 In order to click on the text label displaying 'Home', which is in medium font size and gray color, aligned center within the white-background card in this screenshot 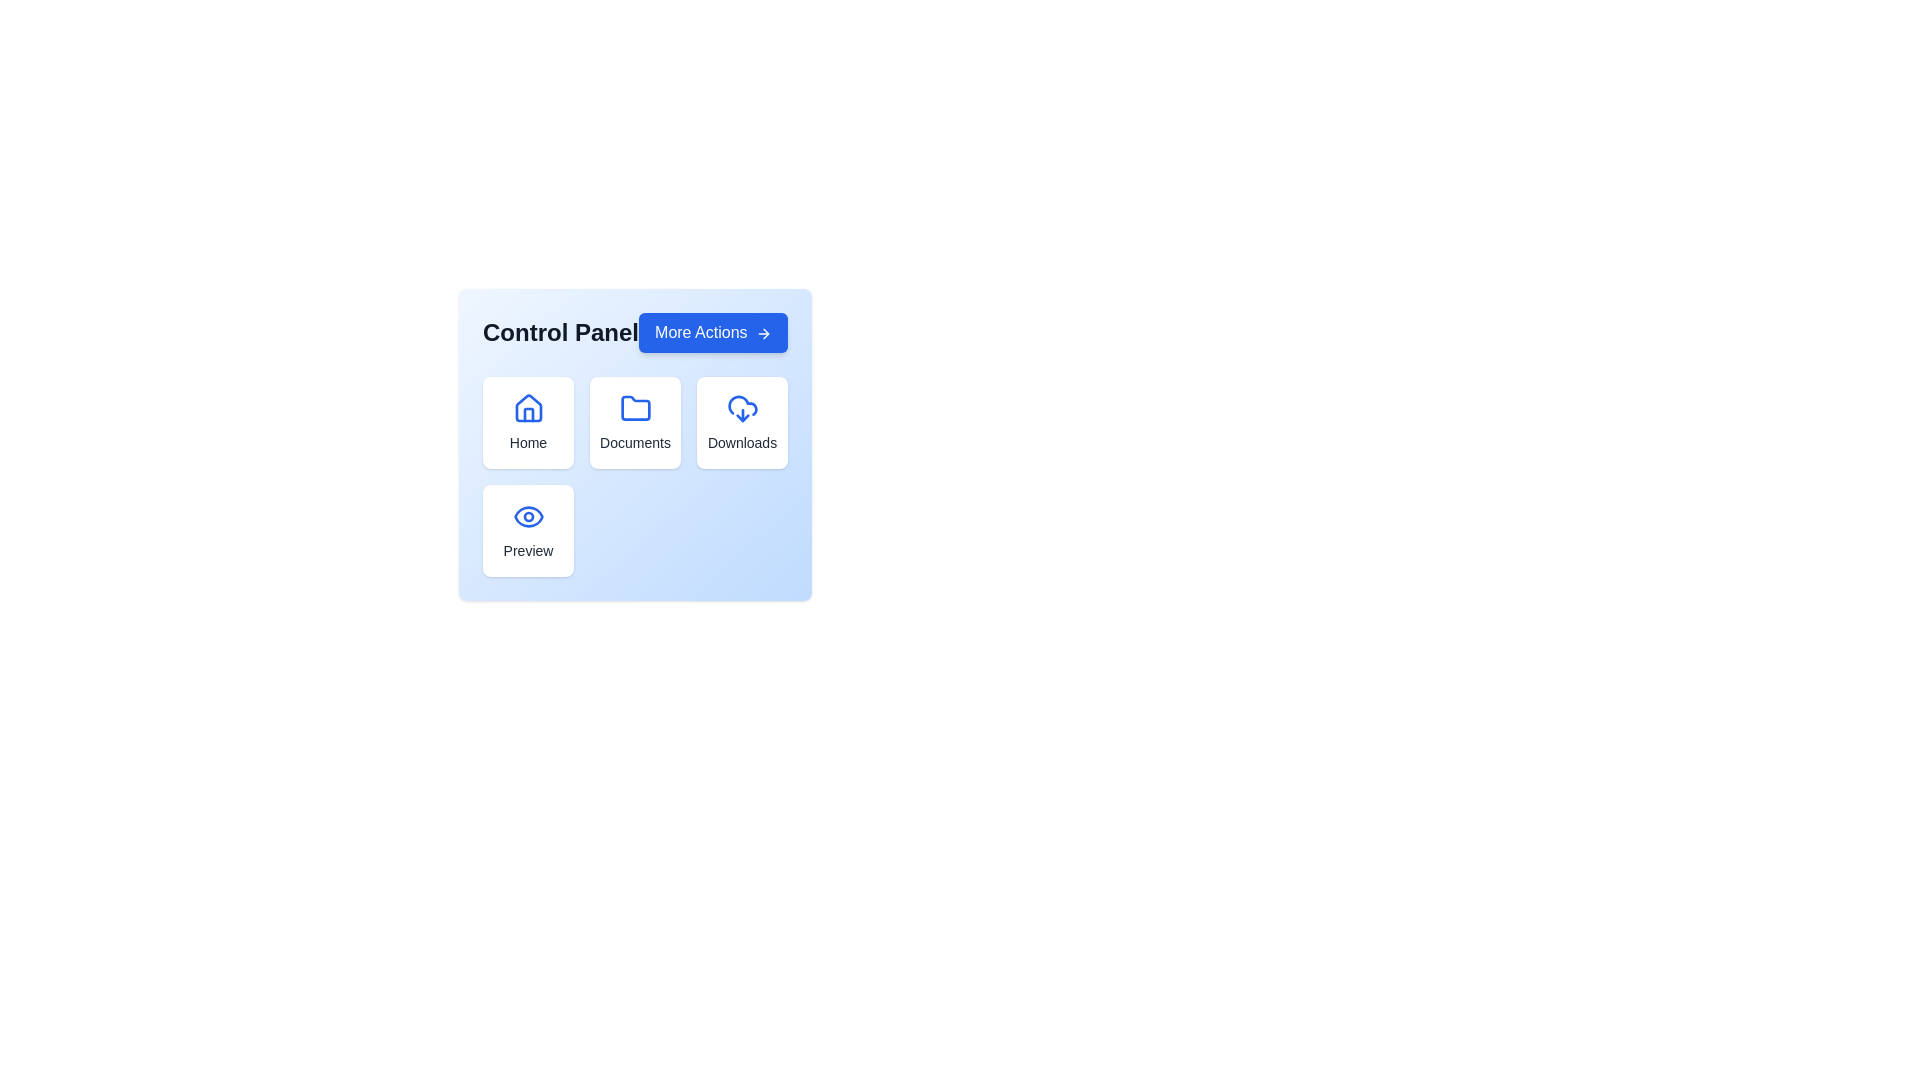, I will do `click(528, 442)`.